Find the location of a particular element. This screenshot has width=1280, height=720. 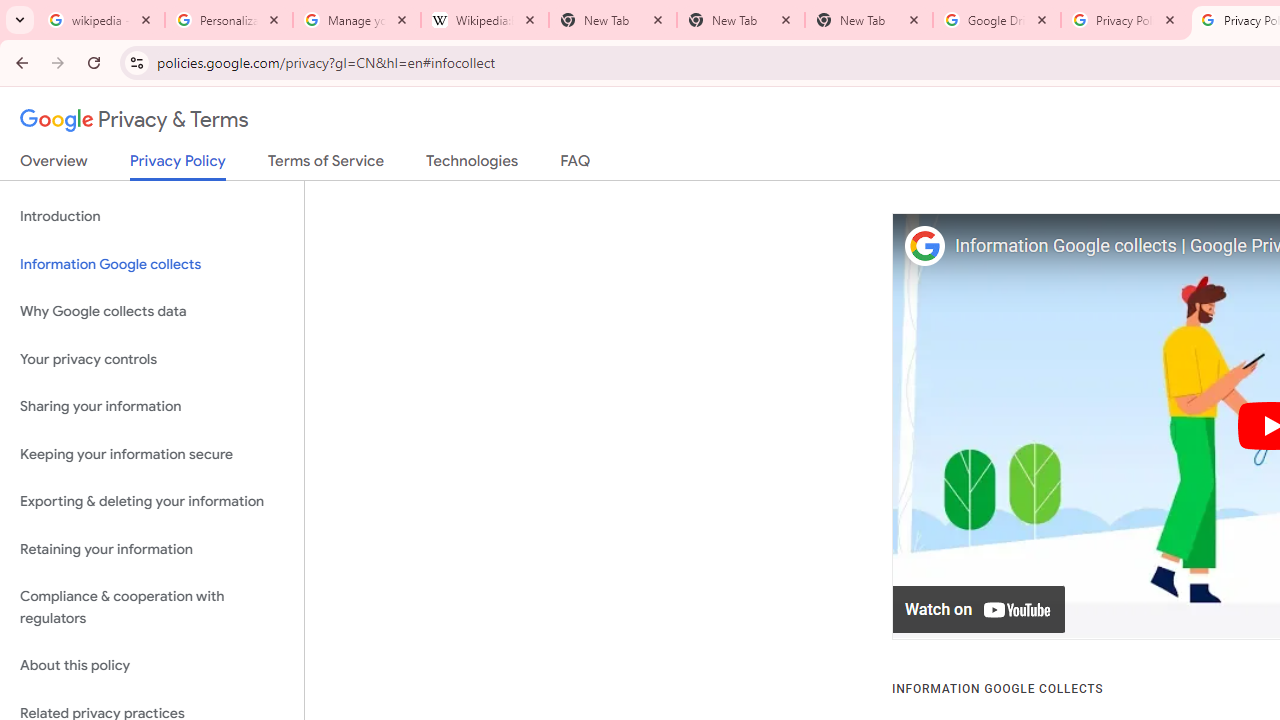

'Sharing your information' is located at coordinates (151, 406).